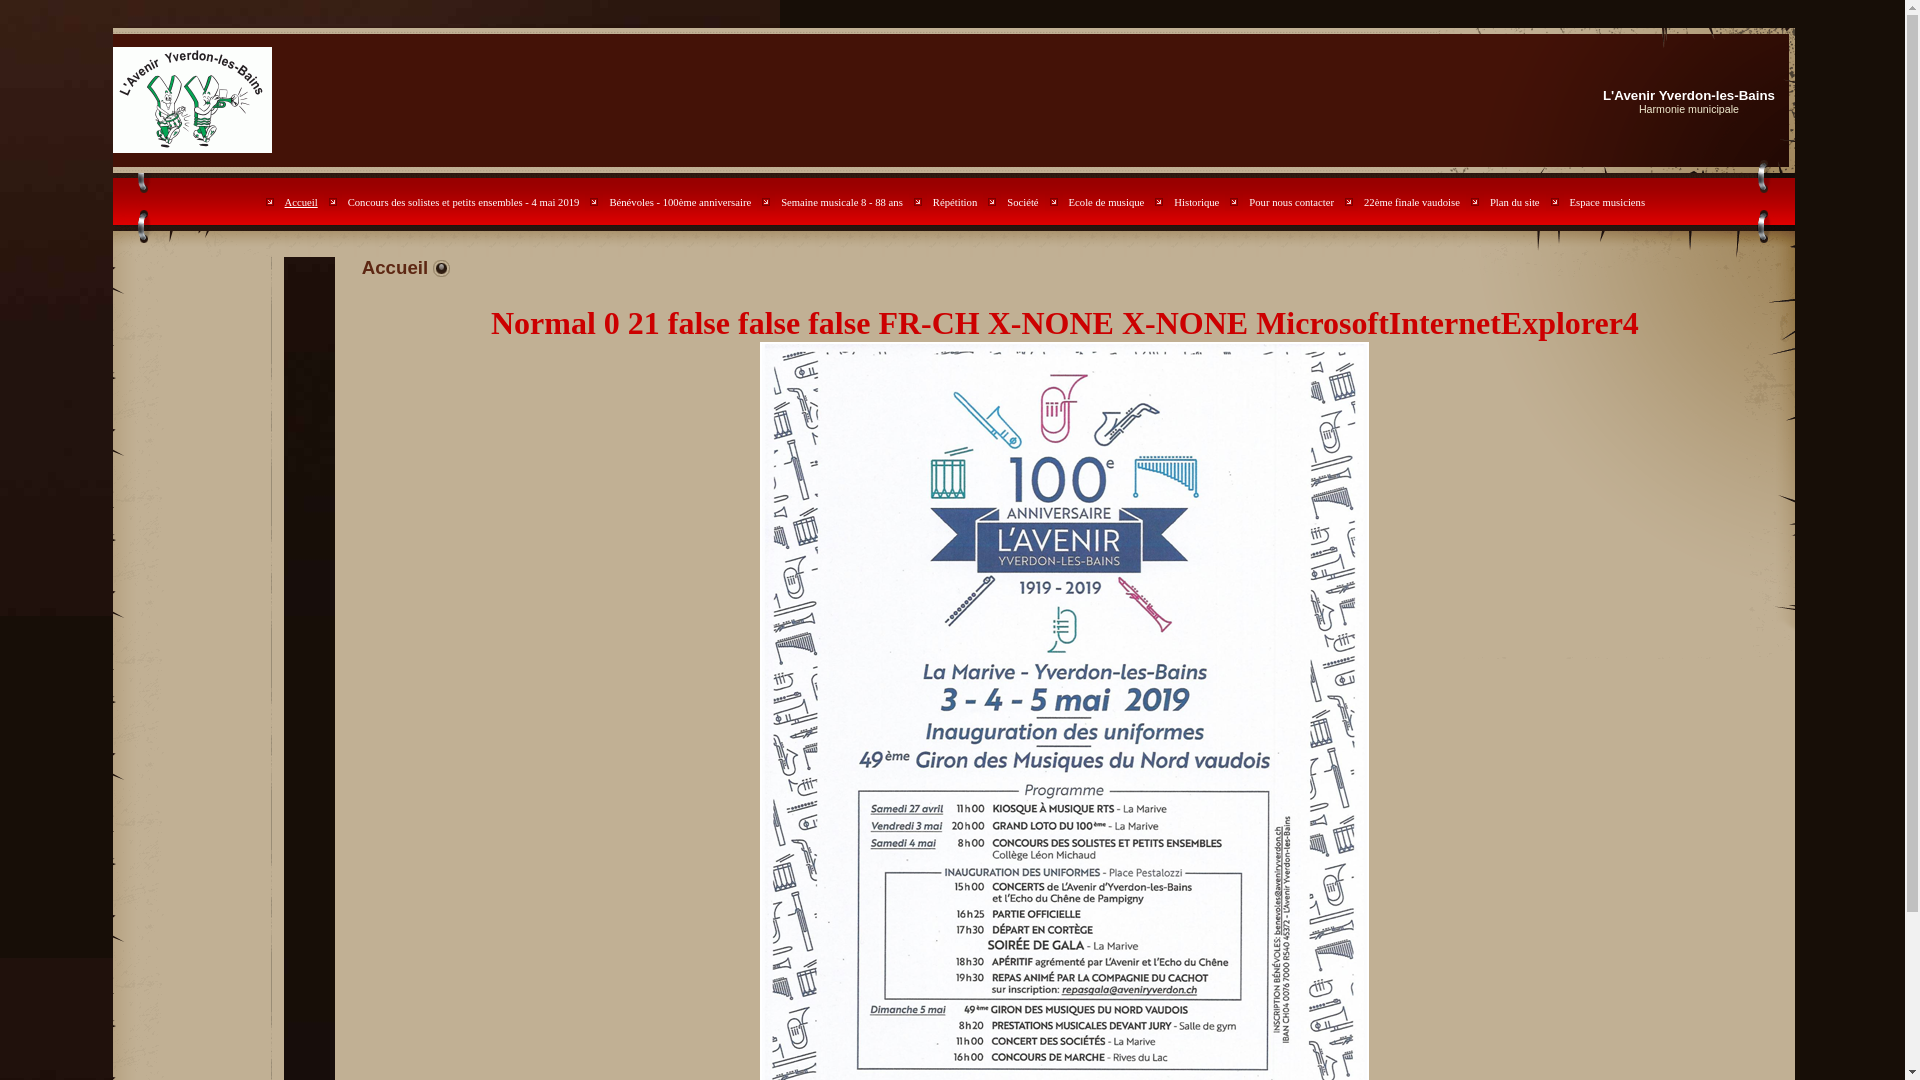 The width and height of the screenshot is (1920, 1080). What do you see at coordinates (1291, 201) in the screenshot?
I see `'Pour nous contacter'` at bounding box center [1291, 201].